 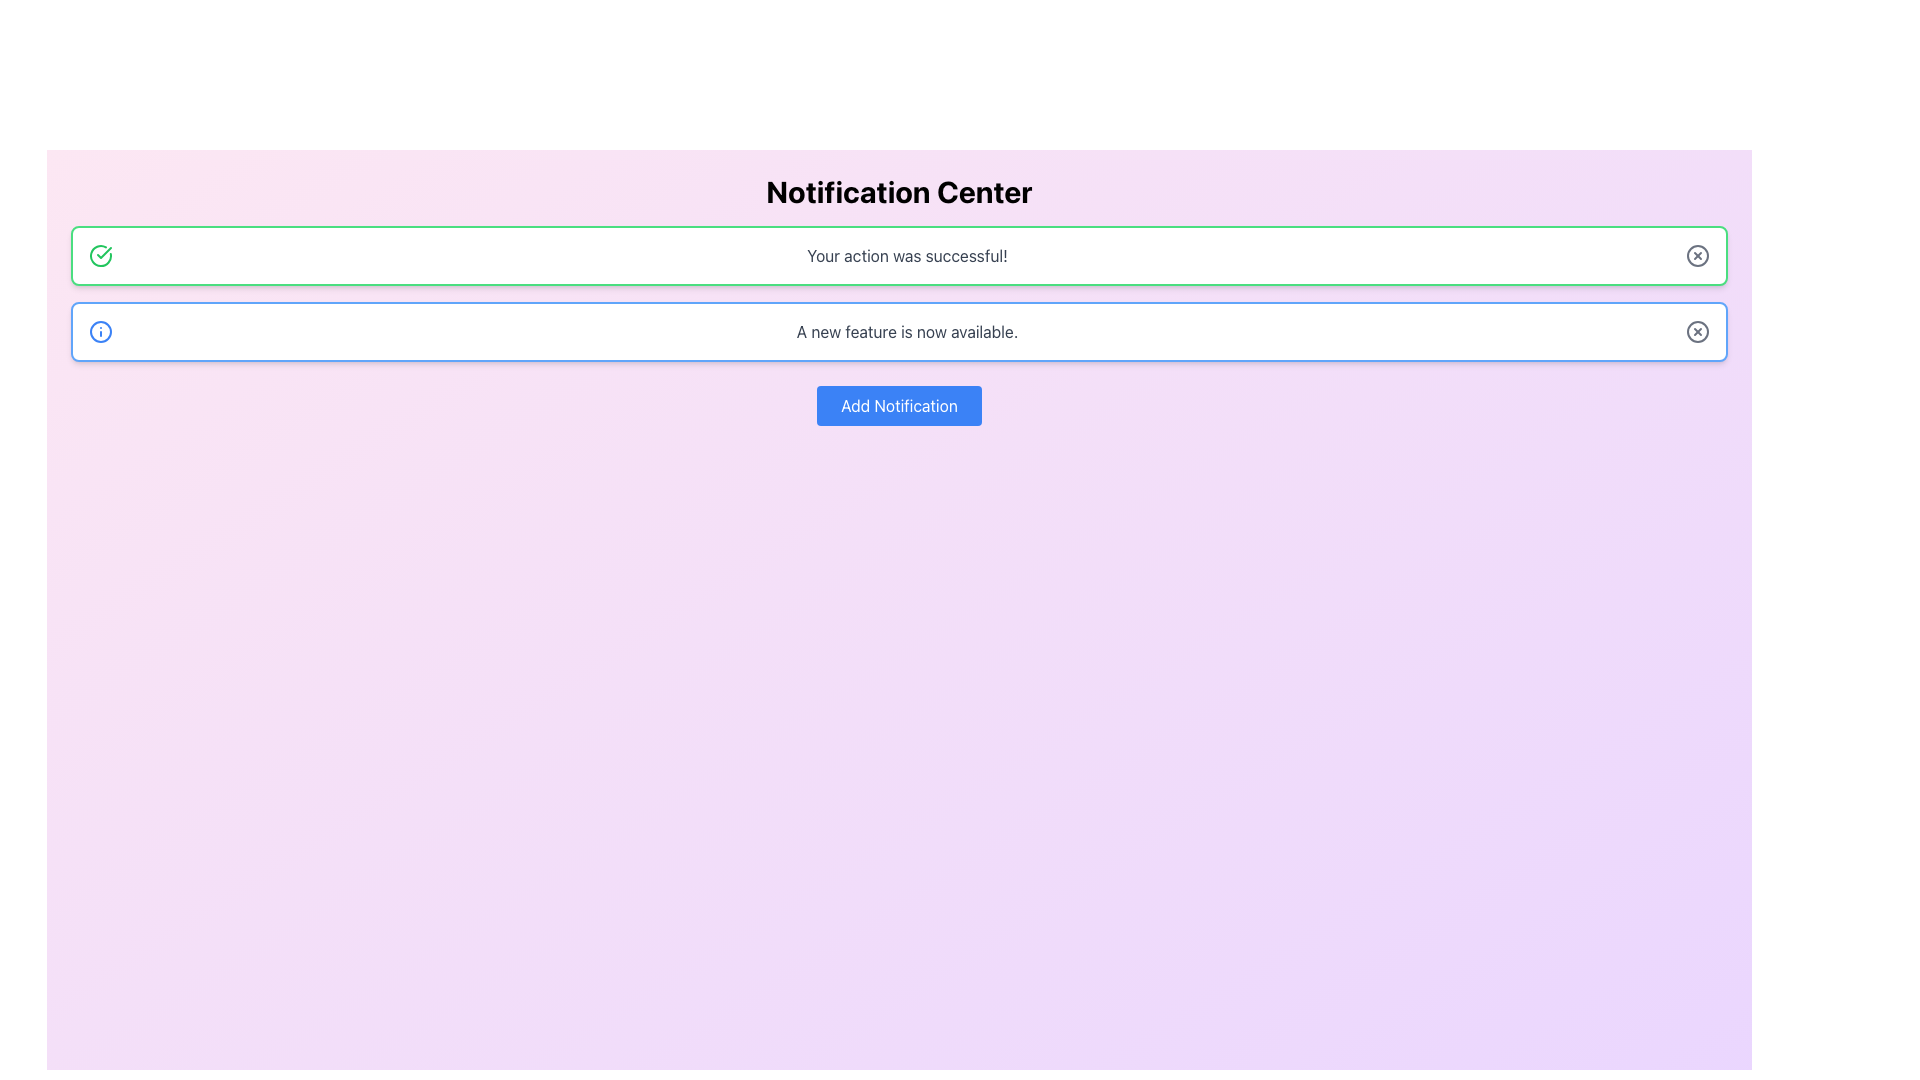 What do you see at coordinates (99, 254) in the screenshot?
I see `the success confirmation icon located in the top-left corner of the notification card next to the text 'Your action was successful!' if it is interactive` at bounding box center [99, 254].